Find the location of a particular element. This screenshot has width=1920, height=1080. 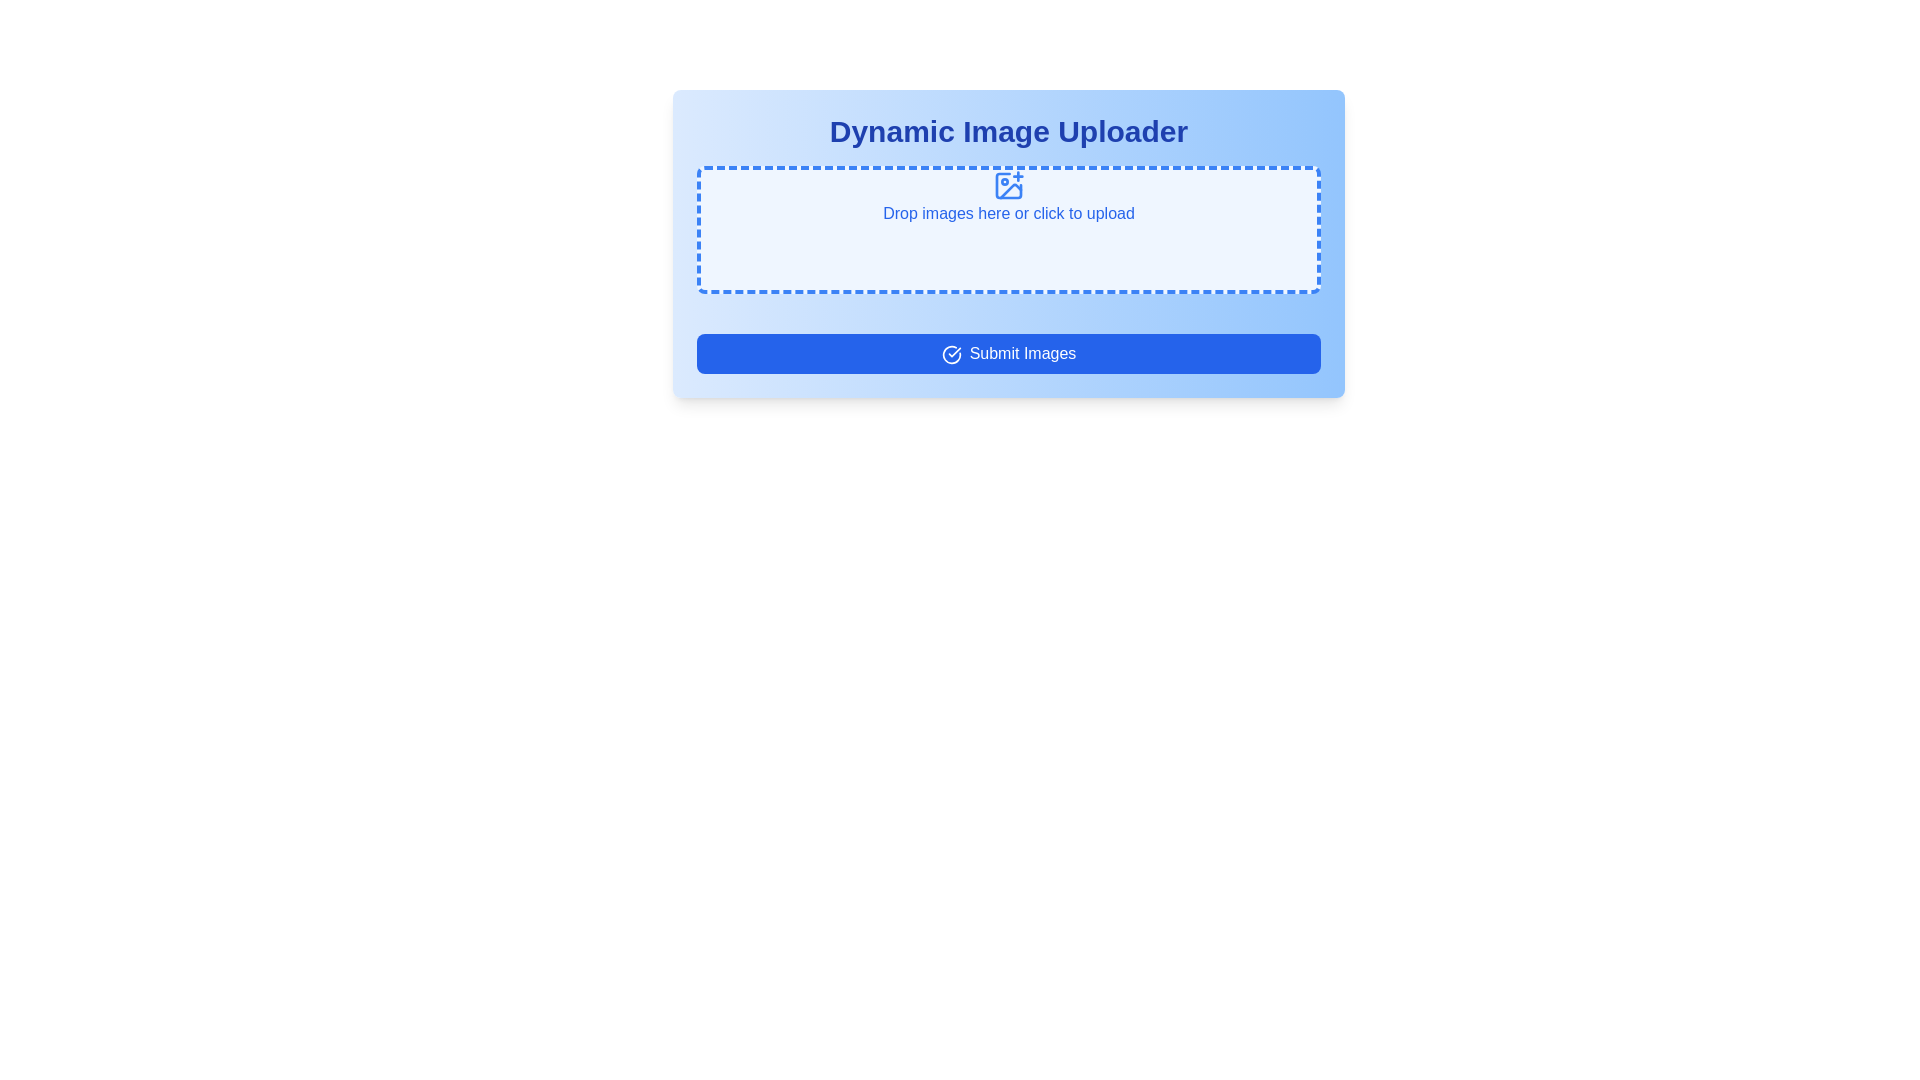

and drop images into the rectangular upload area with a dashed blue border and light blue background, which contains an image icon and the text 'Drop images here or click is located at coordinates (1008, 229).